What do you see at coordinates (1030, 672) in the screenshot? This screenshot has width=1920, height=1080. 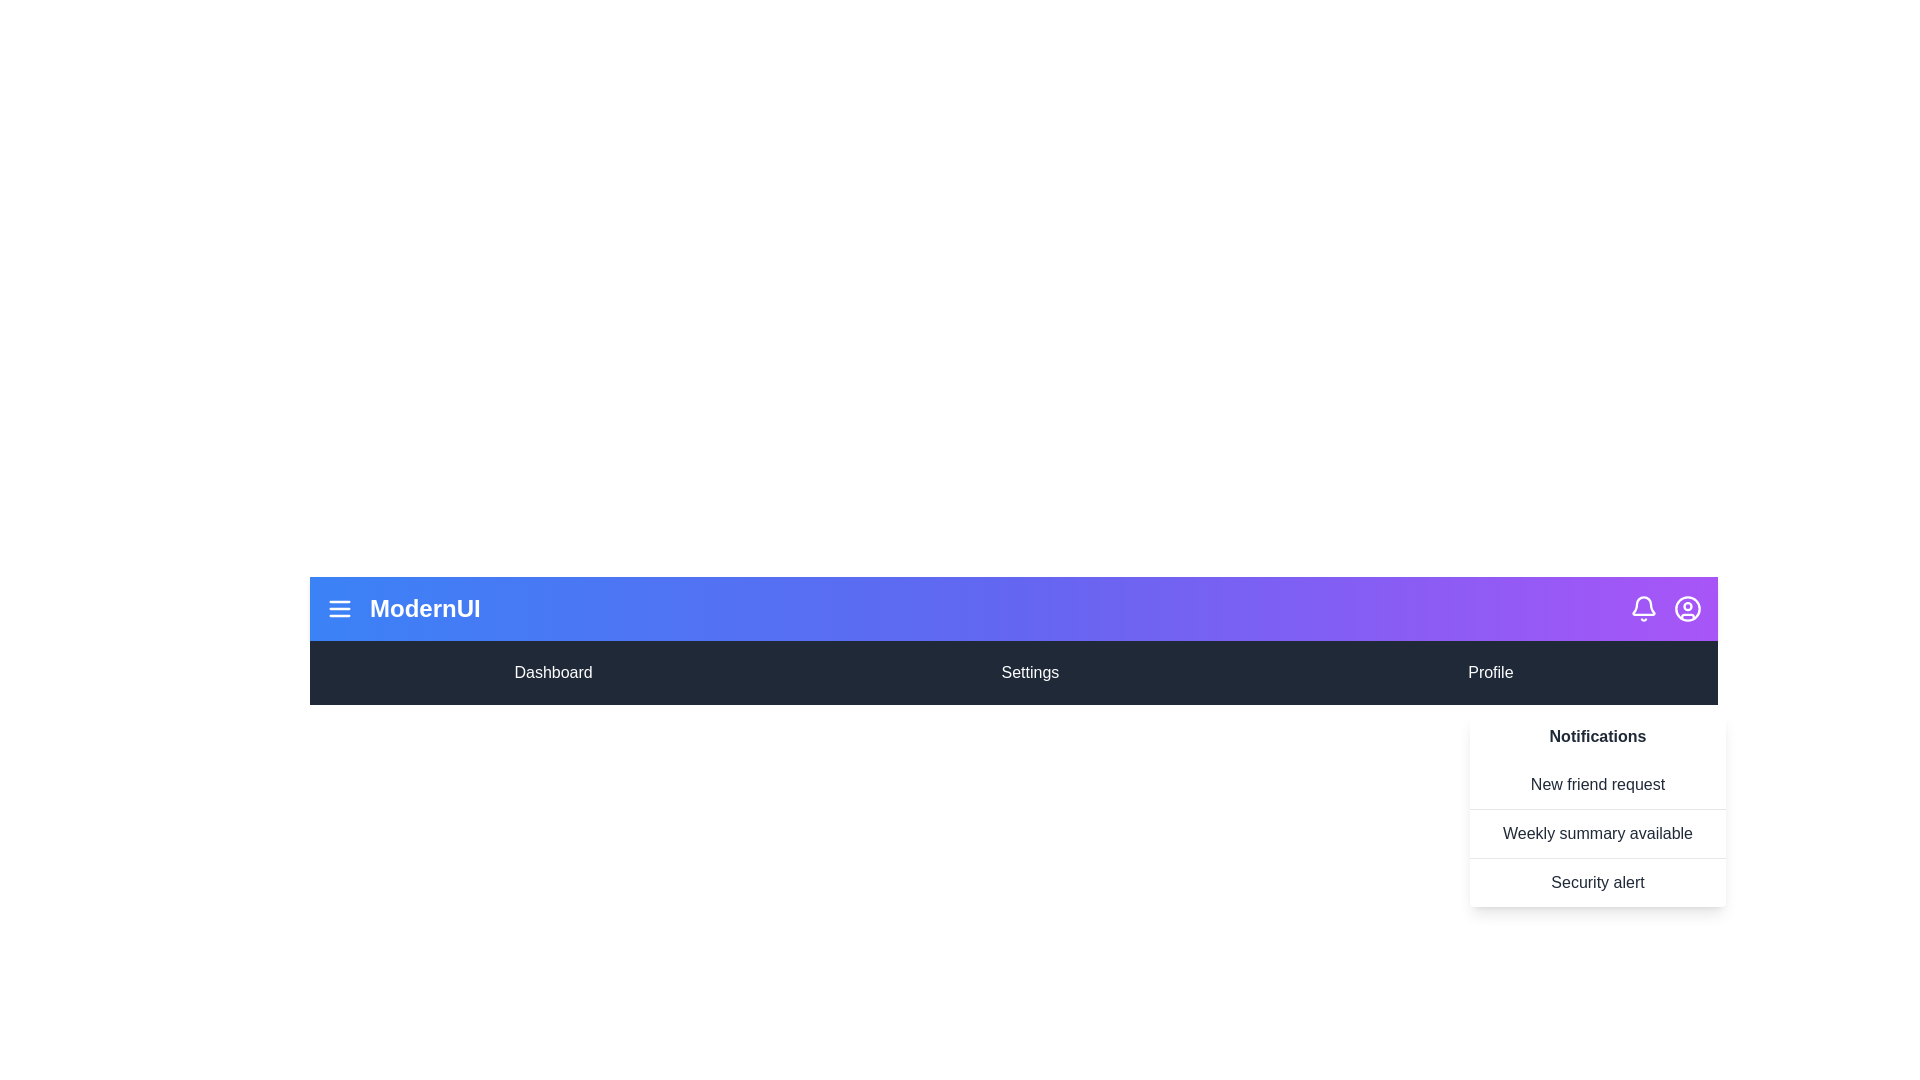 I see `the menu item Settings to select it` at bounding box center [1030, 672].